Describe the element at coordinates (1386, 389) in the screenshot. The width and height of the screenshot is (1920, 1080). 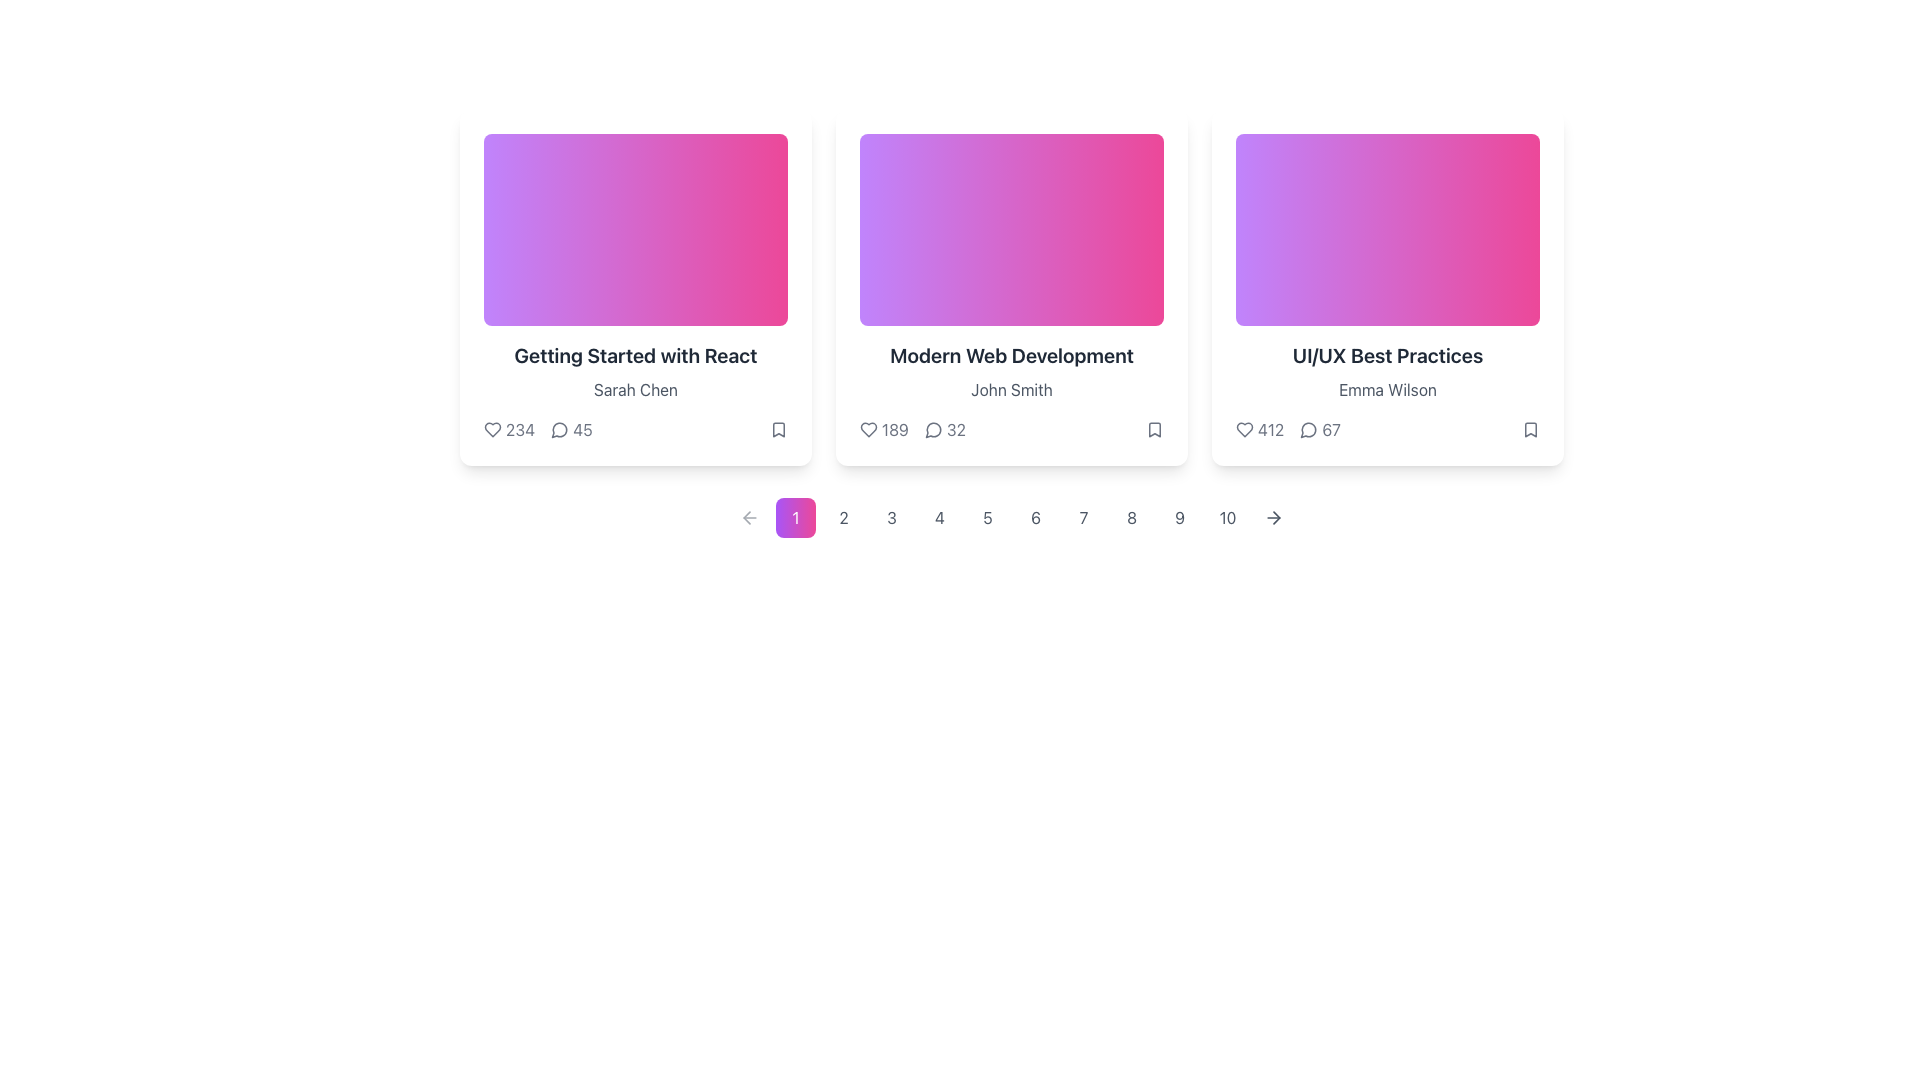
I see `the text label displaying 'Emma Wilson', which is located centrally below the title 'UI/UX Best Practices' within the third card of a horizontally aligned card grid` at that location.